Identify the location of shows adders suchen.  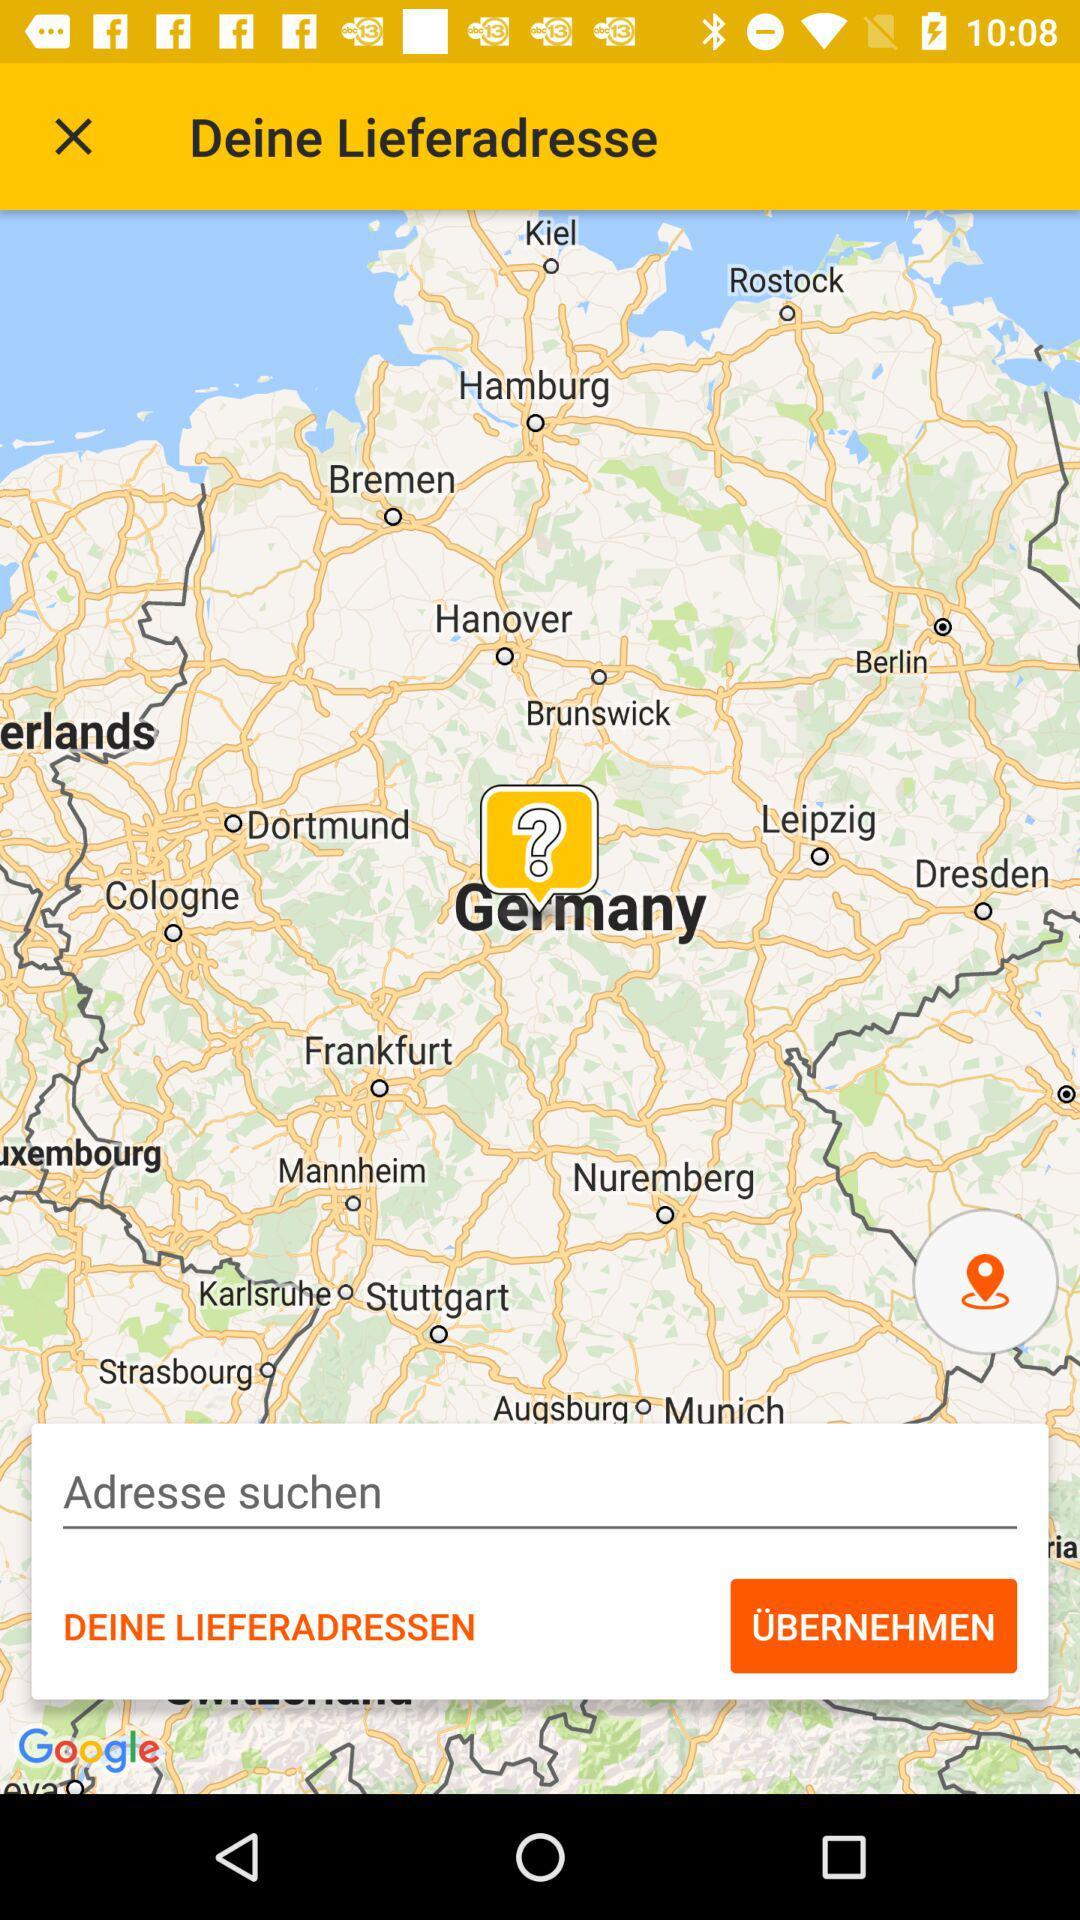
(540, 1491).